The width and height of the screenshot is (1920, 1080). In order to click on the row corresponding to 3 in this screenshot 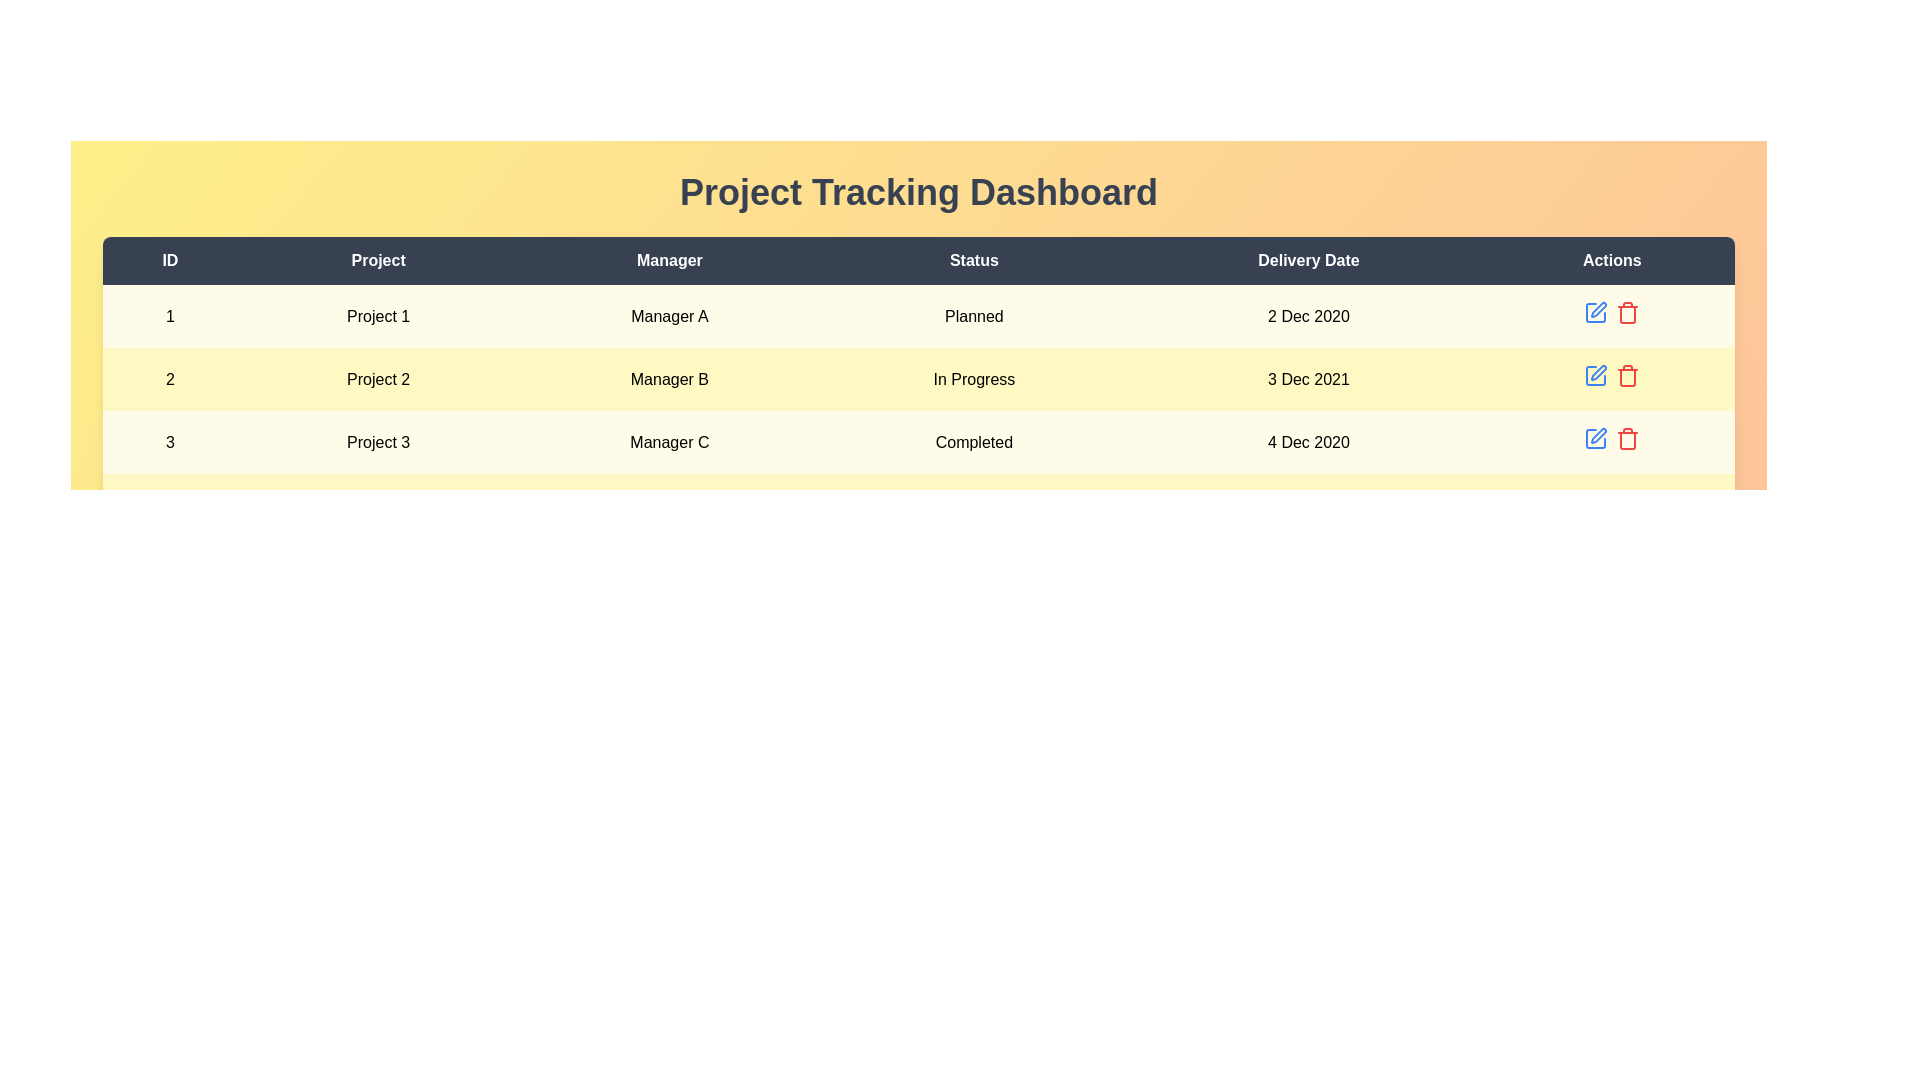, I will do `click(917, 441)`.